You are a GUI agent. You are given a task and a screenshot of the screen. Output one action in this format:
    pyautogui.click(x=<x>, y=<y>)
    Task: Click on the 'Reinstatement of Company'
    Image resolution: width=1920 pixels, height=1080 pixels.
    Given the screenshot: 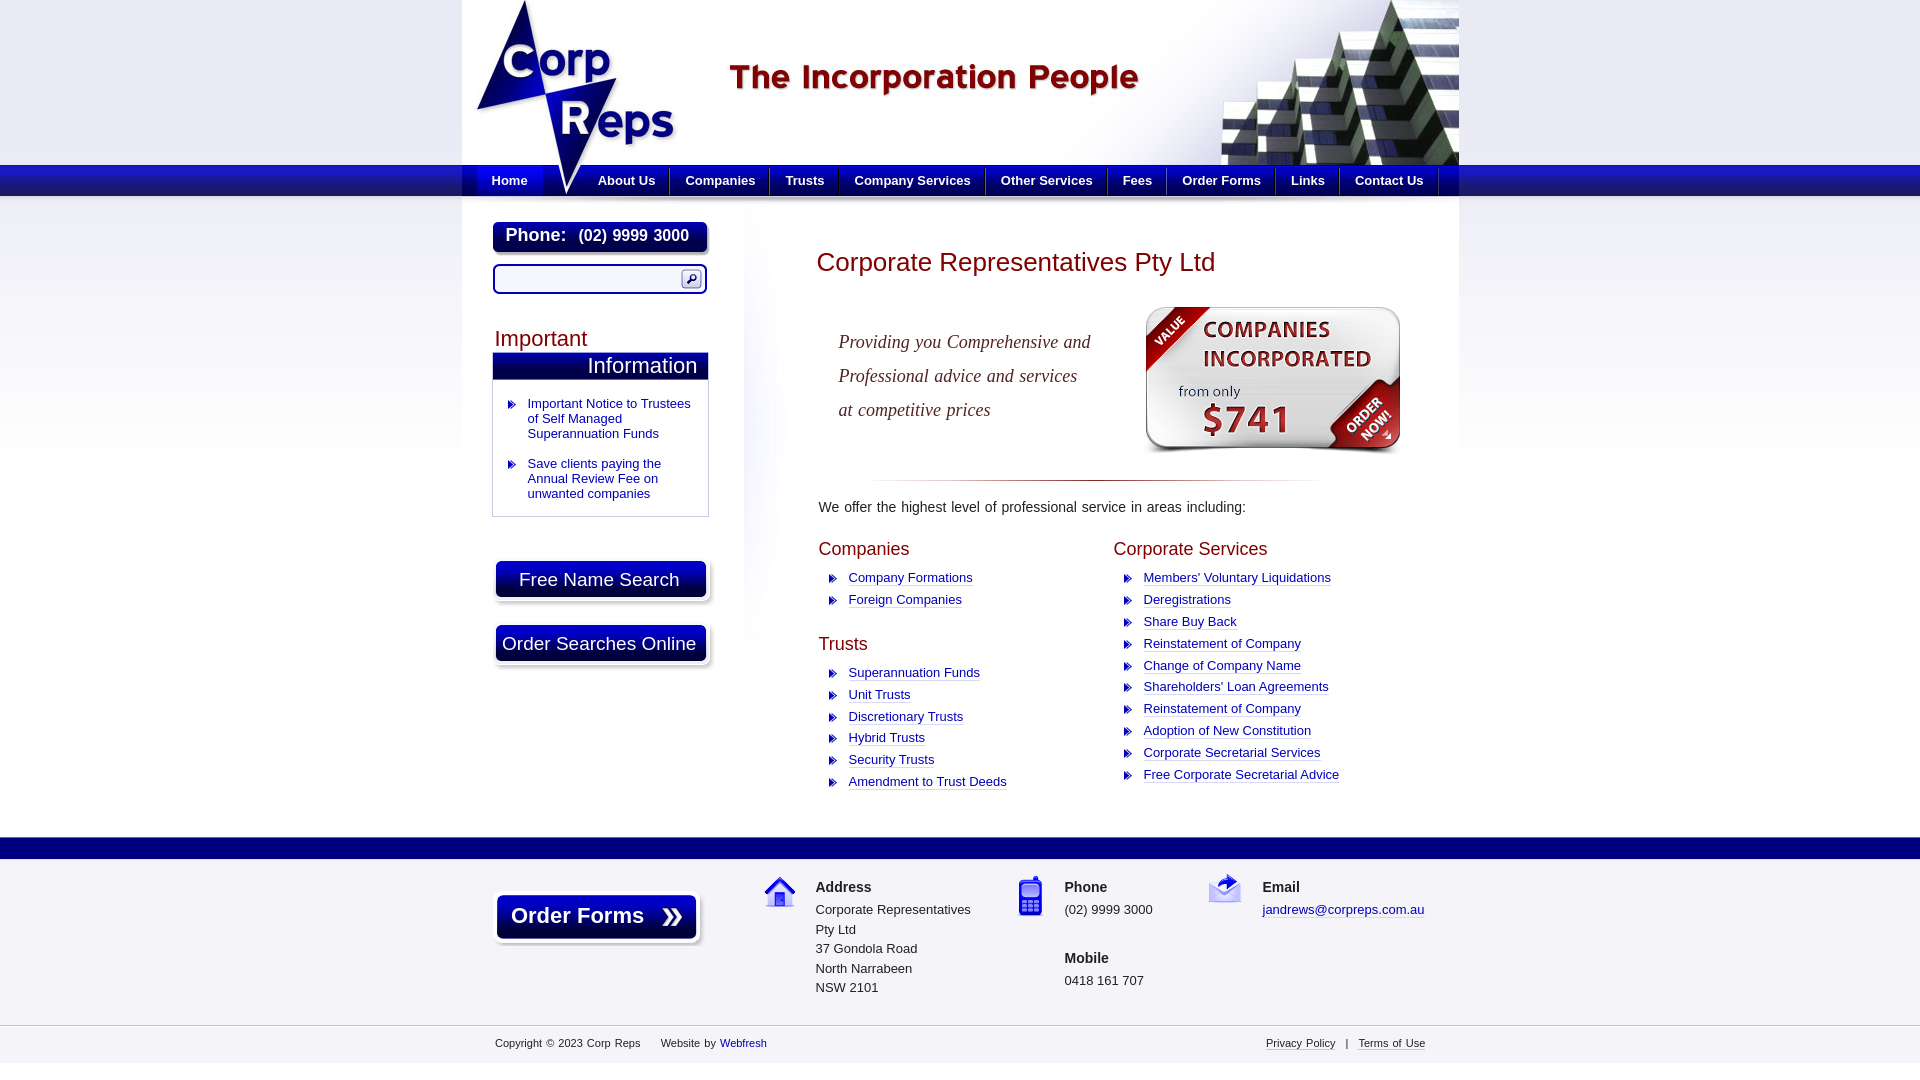 What is the action you would take?
    pyautogui.click(x=1222, y=644)
    